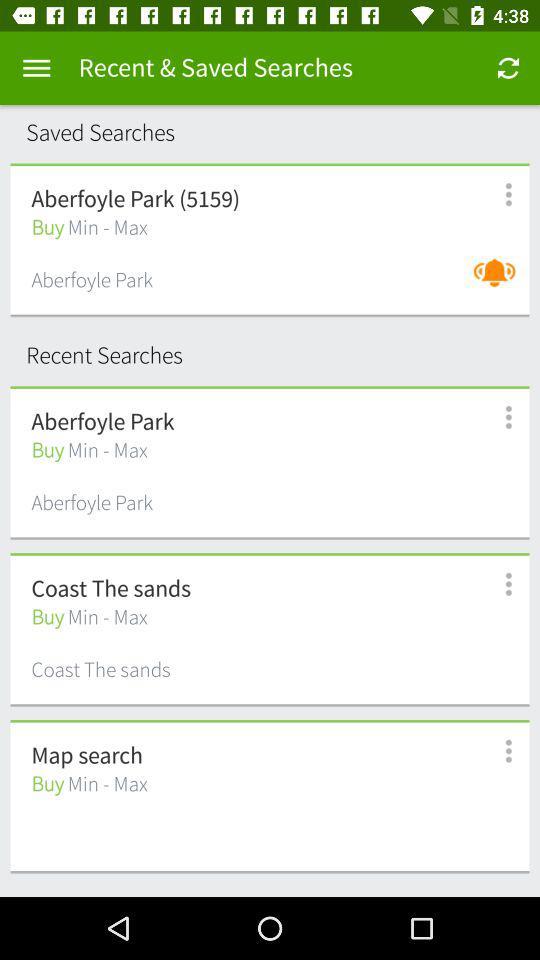 This screenshot has width=540, height=960. Describe the element at coordinates (496, 194) in the screenshot. I see `more options` at that location.